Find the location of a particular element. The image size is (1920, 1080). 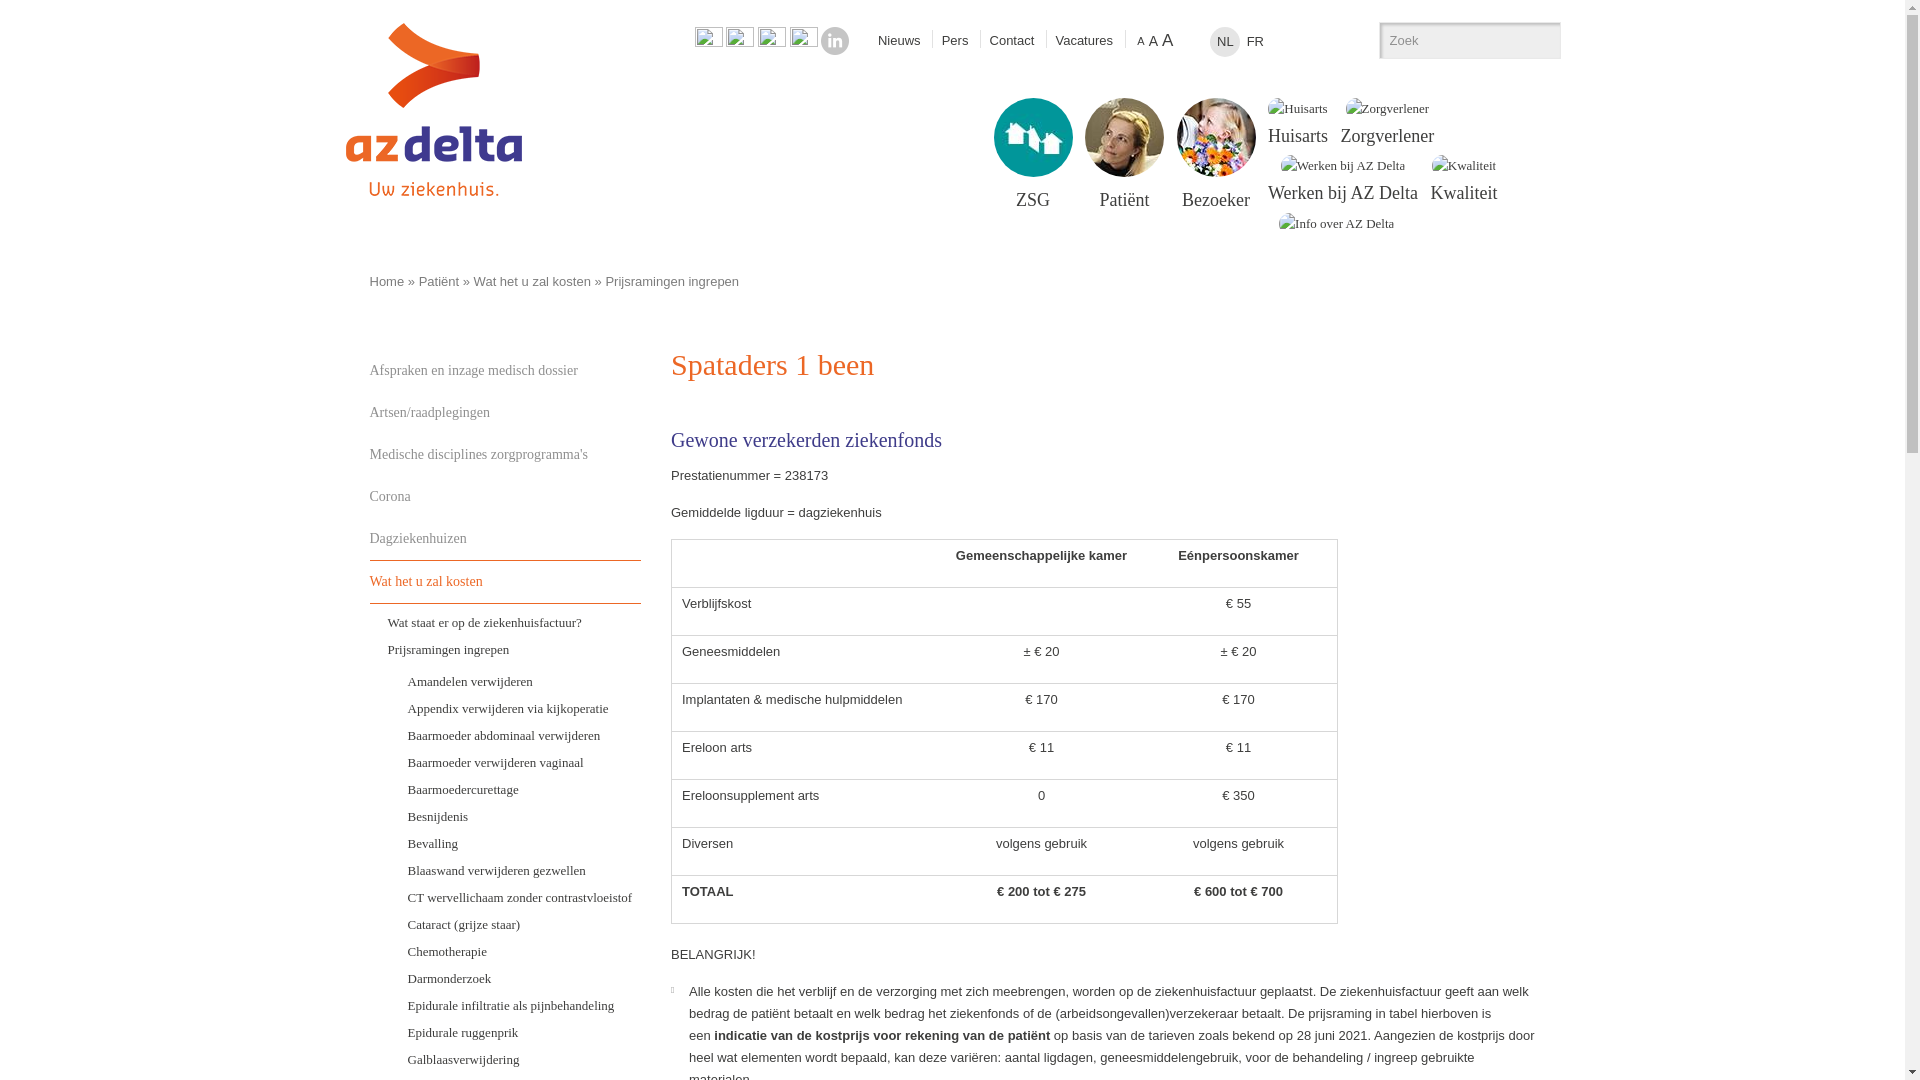

'Geef de zoektermen in waar u wil naar zoeken.' is located at coordinates (1449, 40).